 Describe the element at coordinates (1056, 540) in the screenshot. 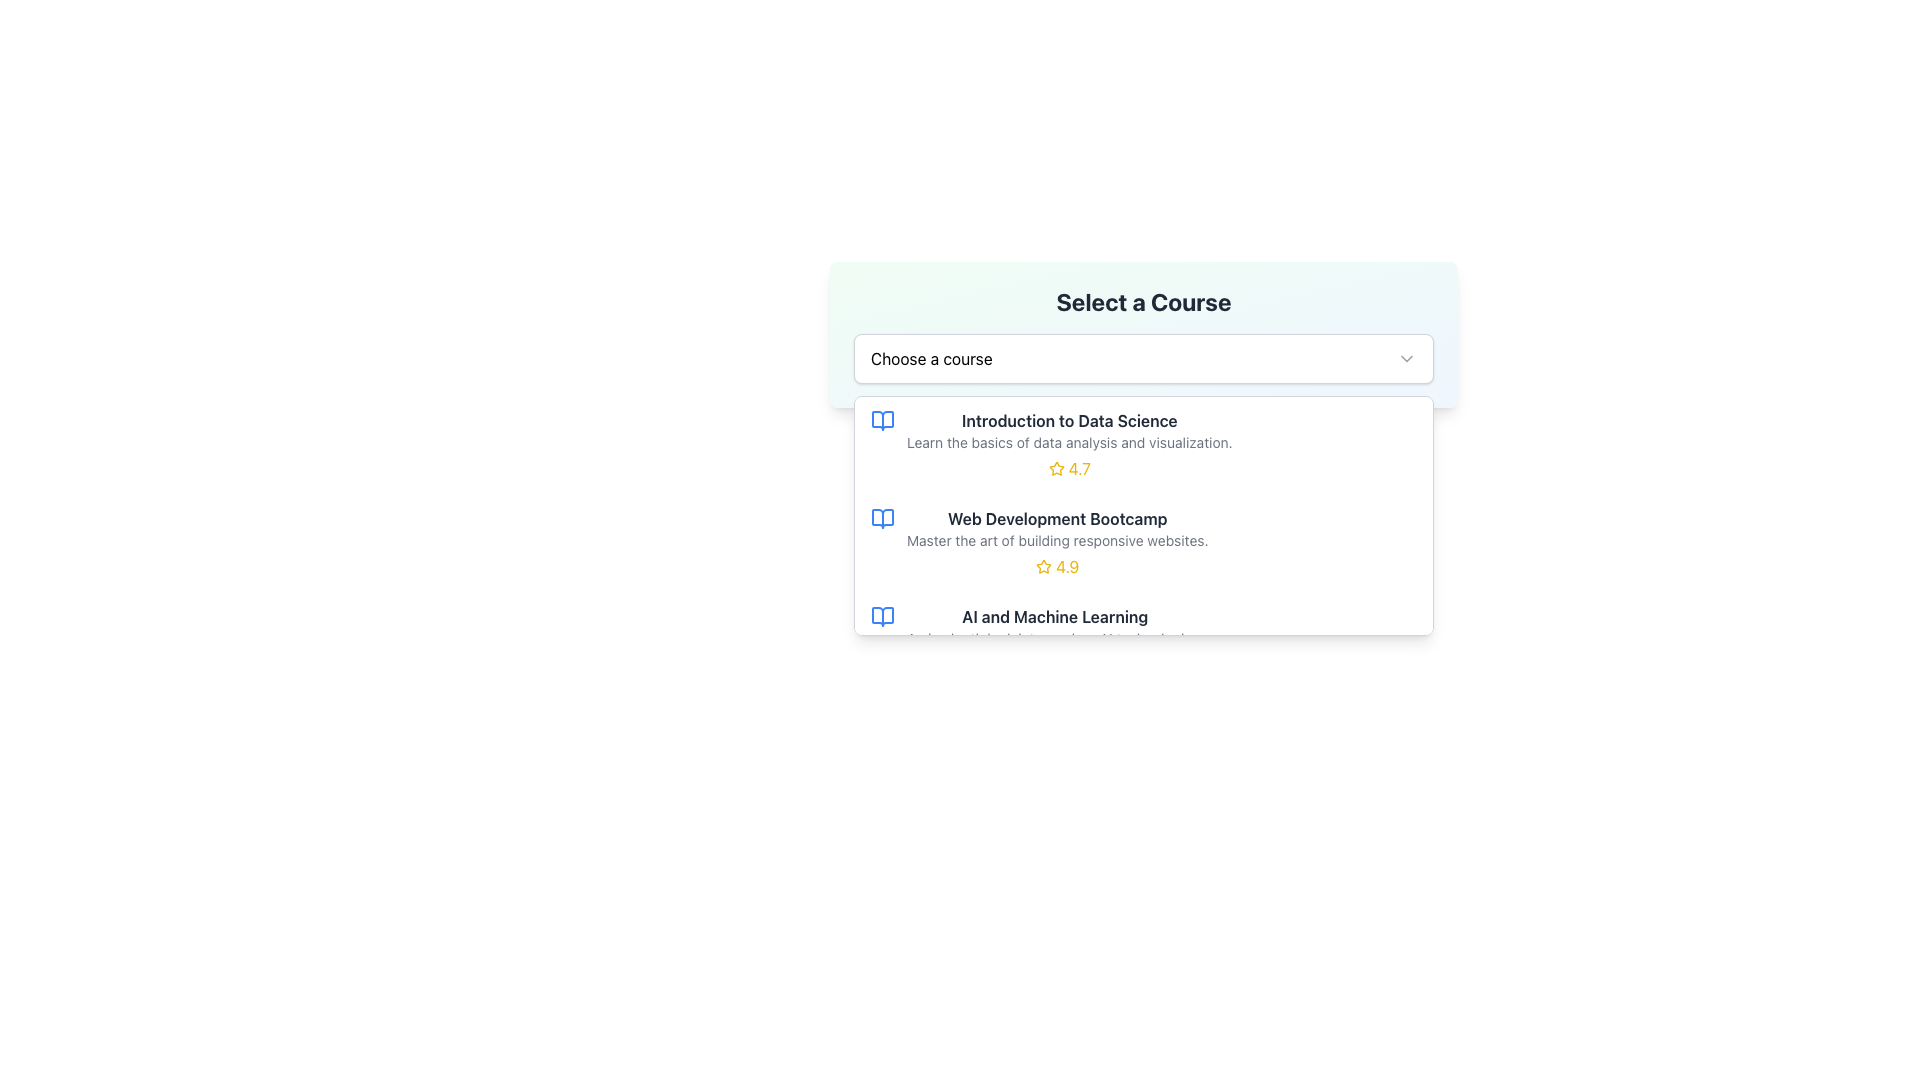

I see `the text label displaying 'Master the art of building responsive websites.' located below the title 'Web Development Bootcamp' in the course selection dropdown UI` at that location.